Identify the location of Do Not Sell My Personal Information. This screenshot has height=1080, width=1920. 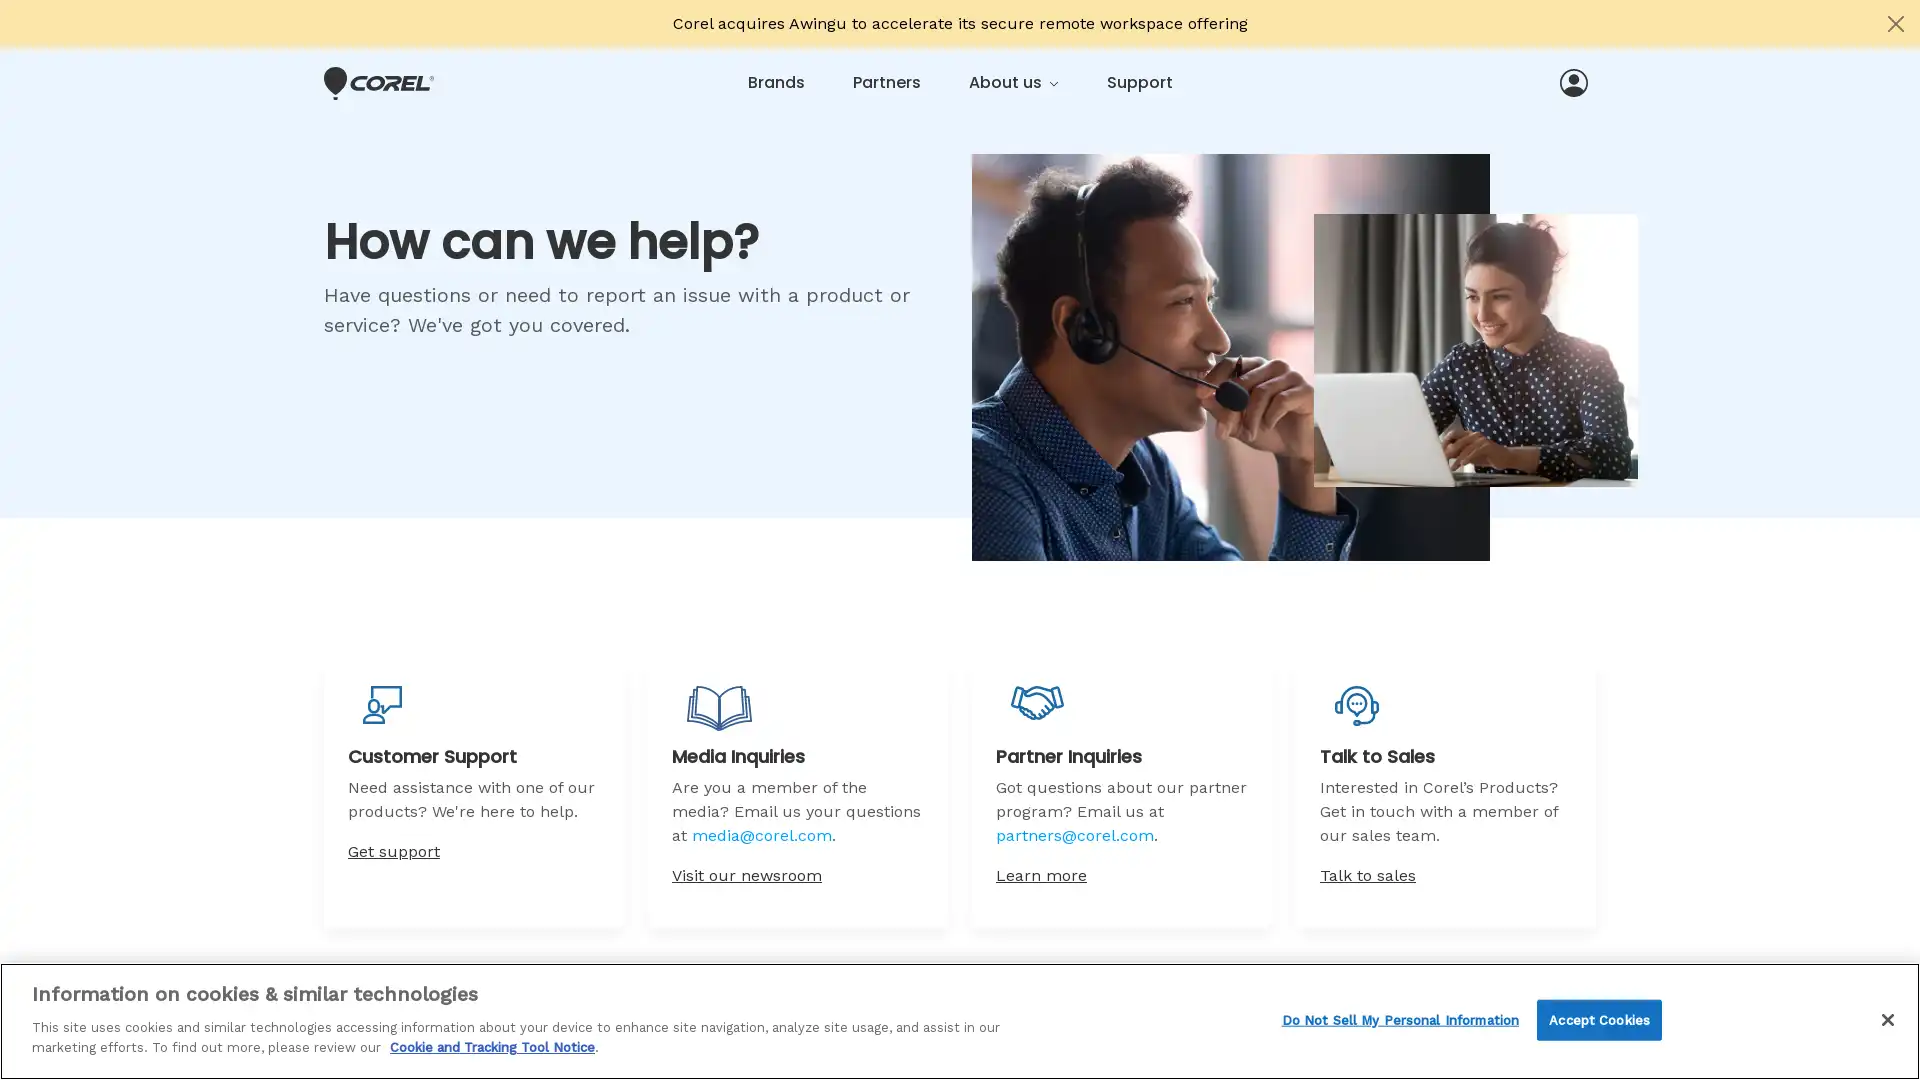
(1399, 1019).